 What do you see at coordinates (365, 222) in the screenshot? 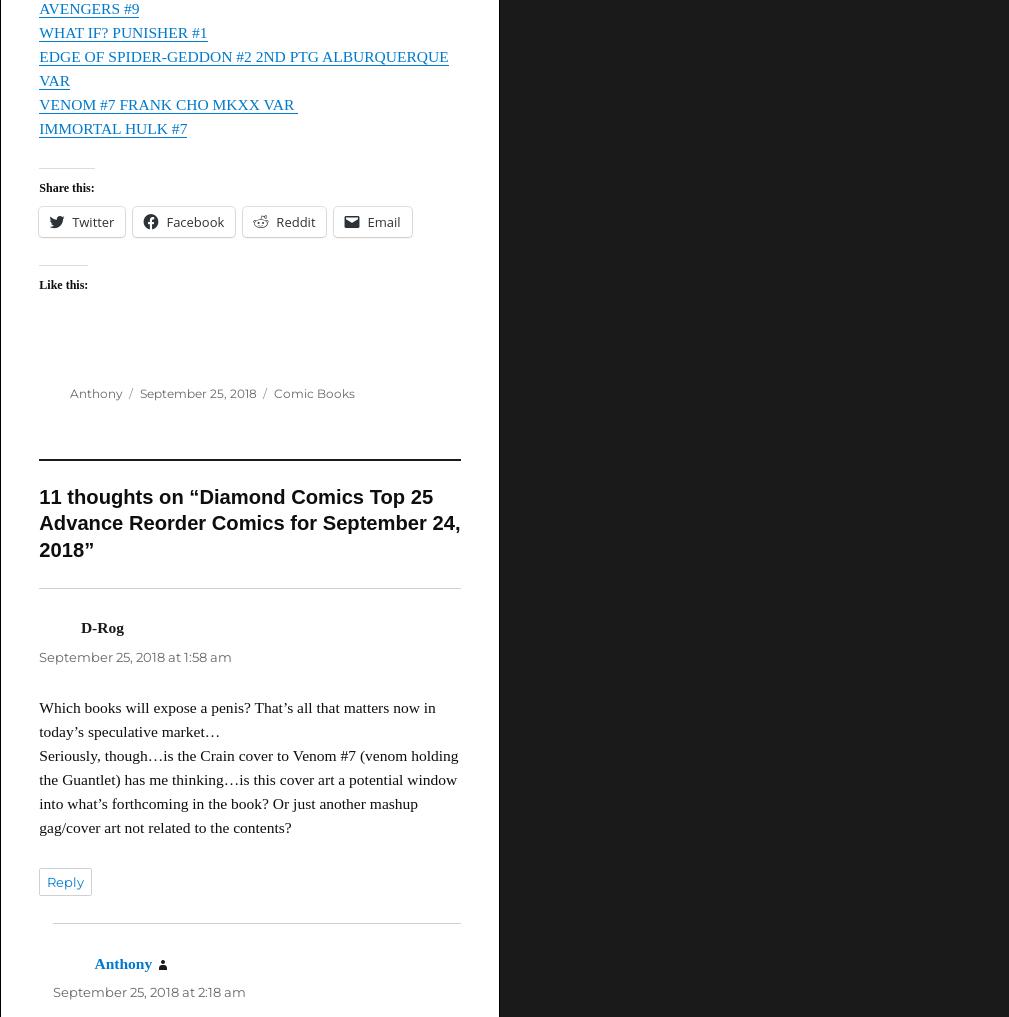
I see `'Email'` at bounding box center [365, 222].